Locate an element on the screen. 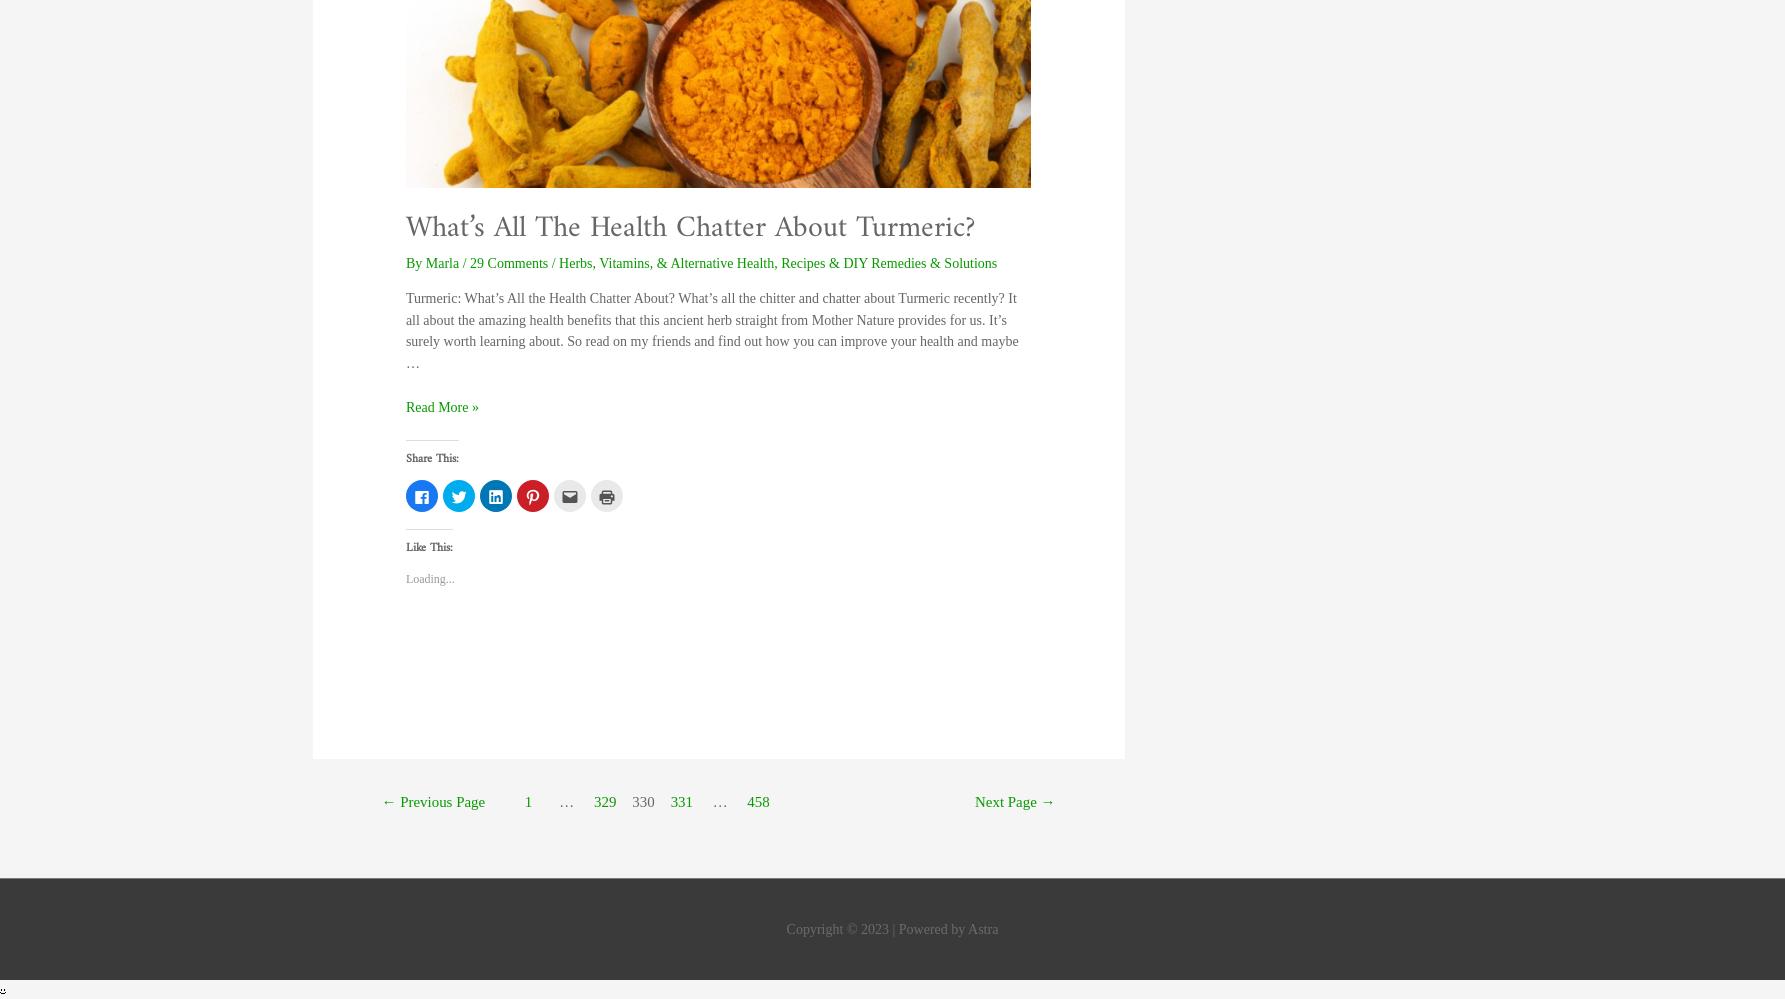 The image size is (1785, 999). 'Turmeric: What’s All the Health Chatter About? What’s all the chitter and chatter about Turmeric recently? It all about the amazing health benefits that this ancient herb straight from Mother Nature provides for us. It’s surely worth learning about. So read on my friends and find out how you can improve your health and maybe …' is located at coordinates (404, 328).